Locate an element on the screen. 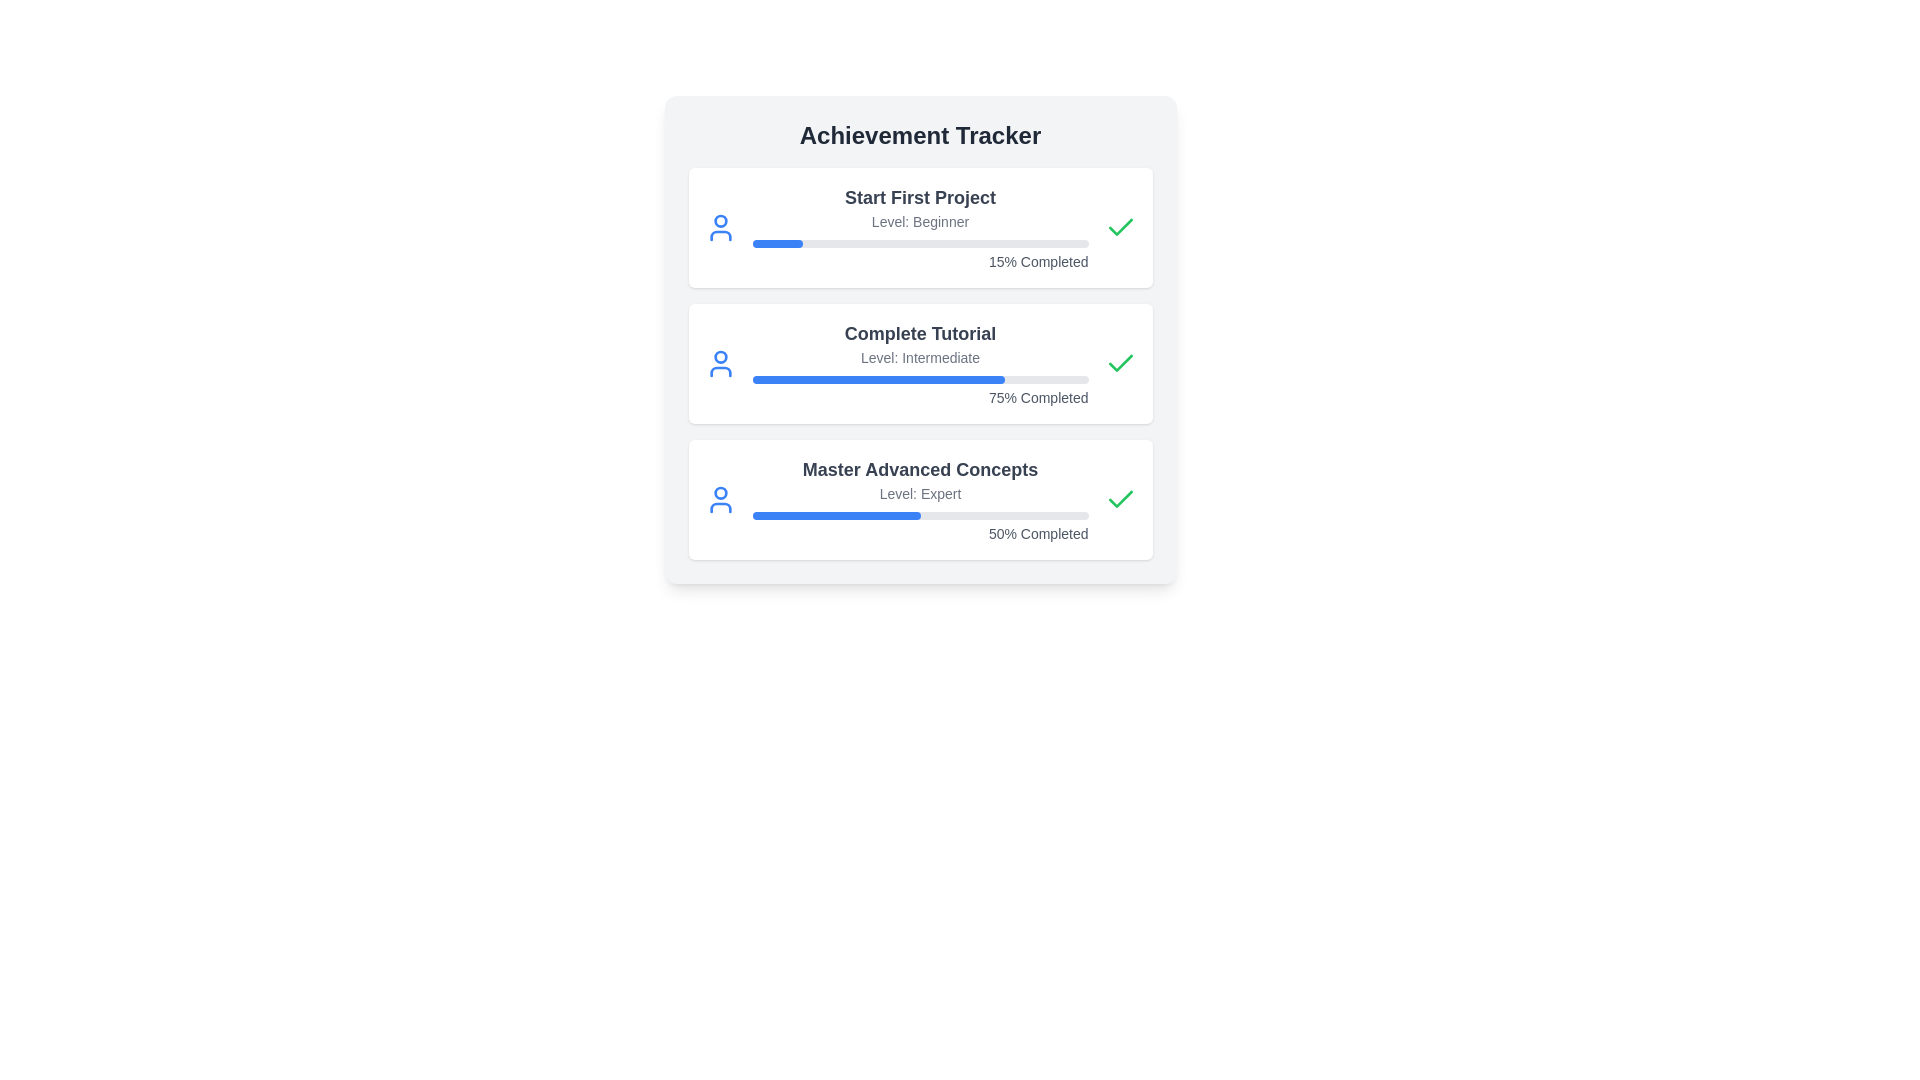 This screenshot has height=1080, width=1920. the middle progress bar element that visually represents 50% completion of the task is located at coordinates (836, 515).